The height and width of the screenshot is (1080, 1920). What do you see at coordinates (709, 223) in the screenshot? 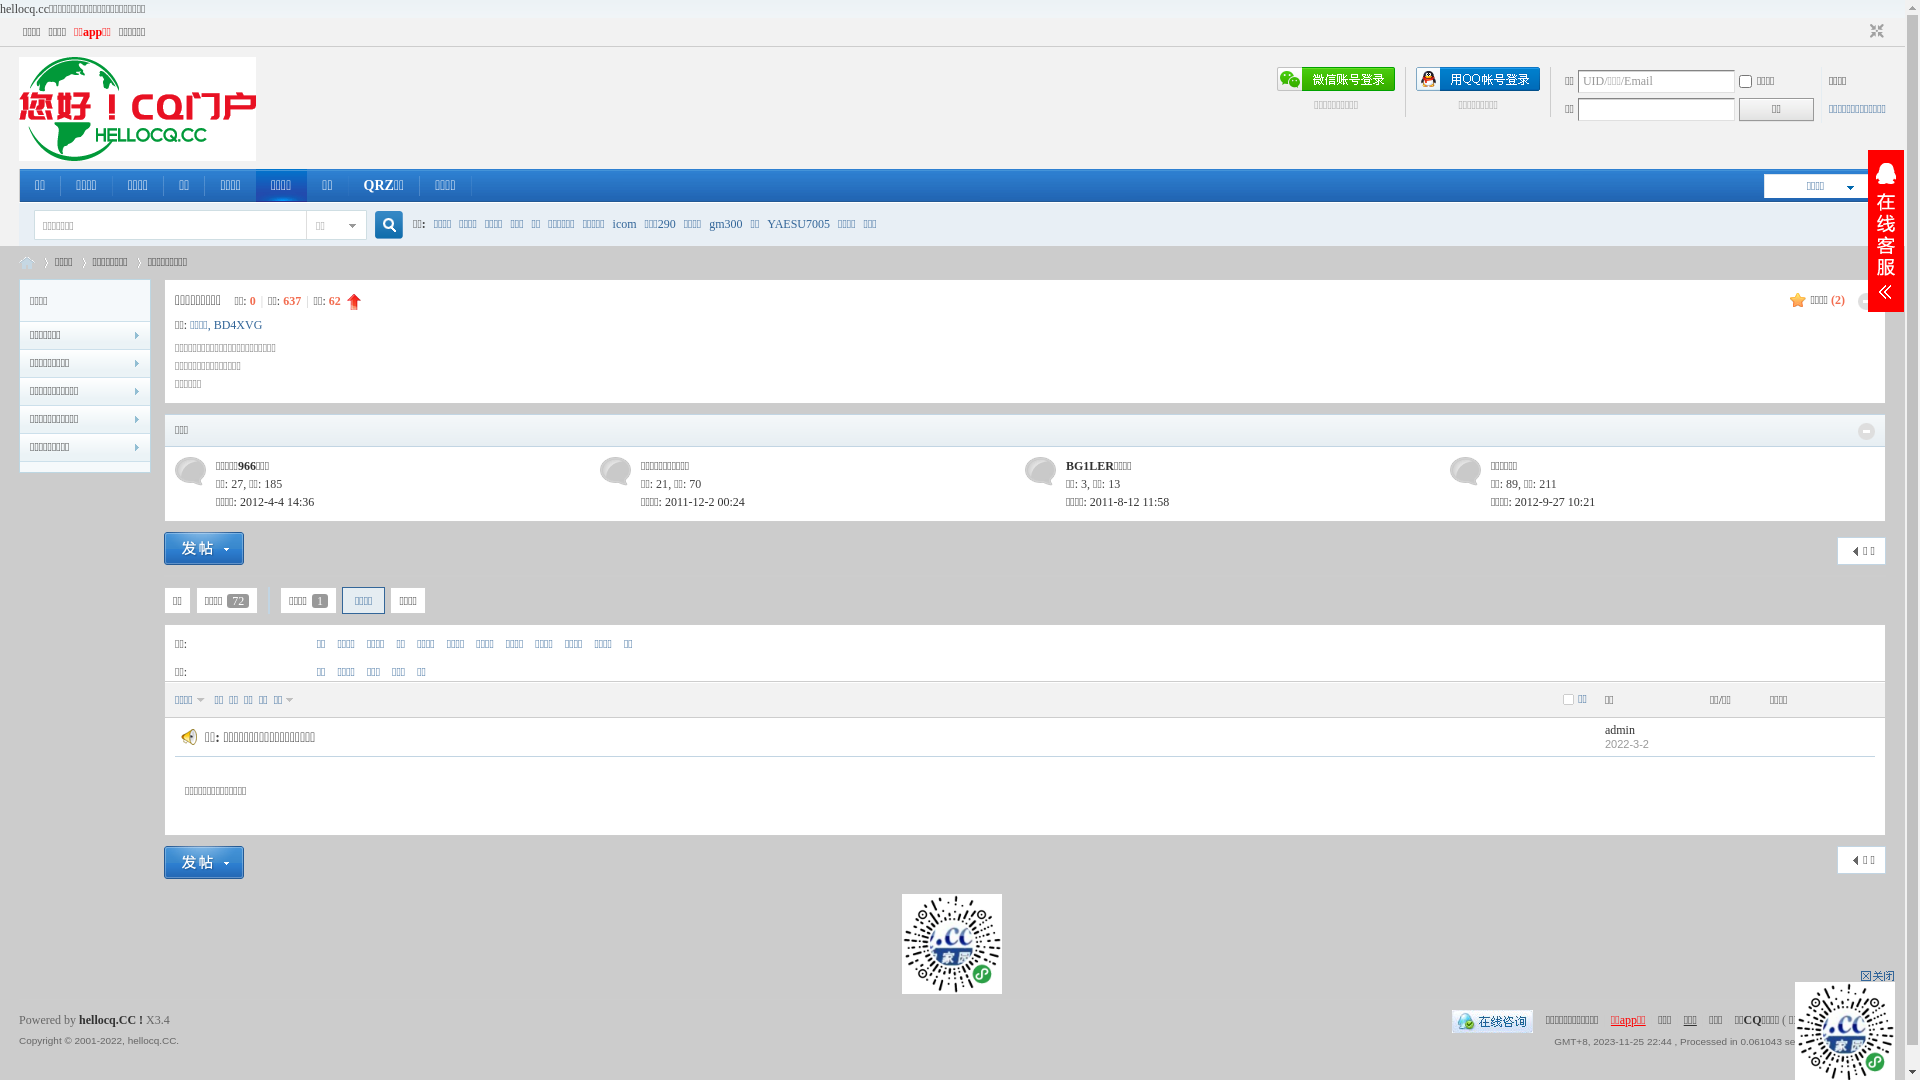
I see `'gm300'` at bounding box center [709, 223].